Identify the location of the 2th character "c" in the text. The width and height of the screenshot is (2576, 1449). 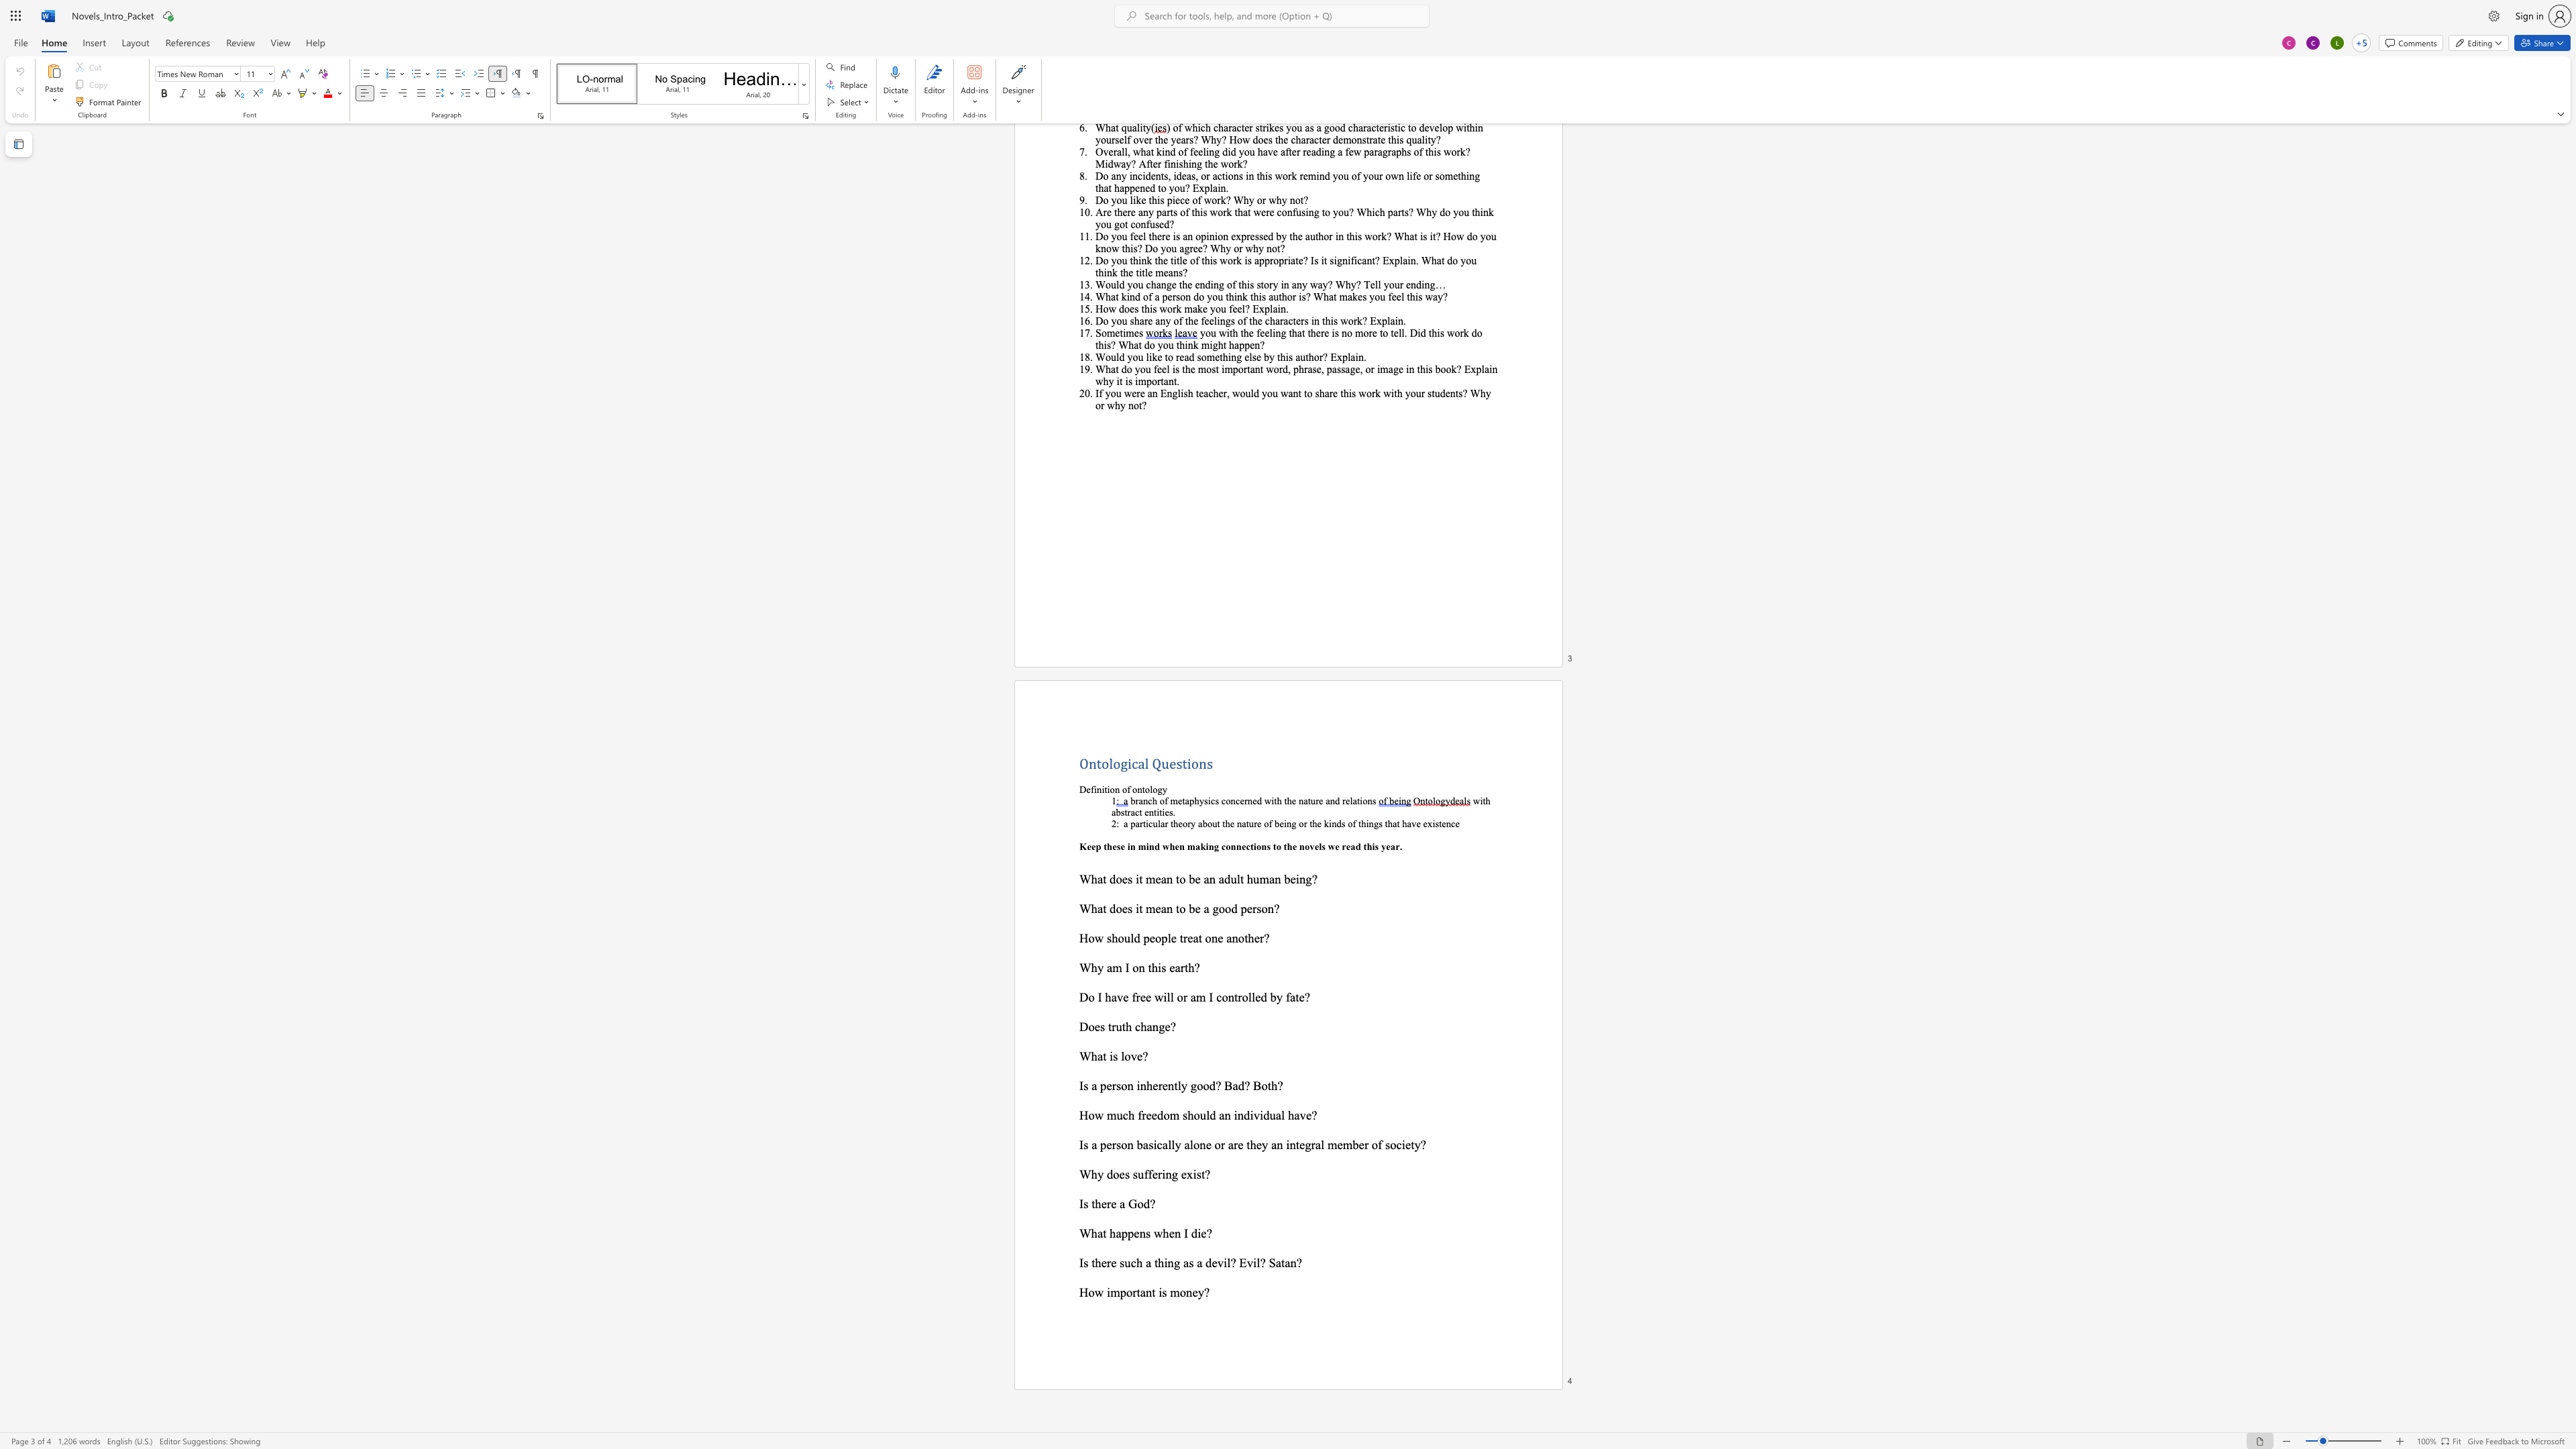
(1212, 801).